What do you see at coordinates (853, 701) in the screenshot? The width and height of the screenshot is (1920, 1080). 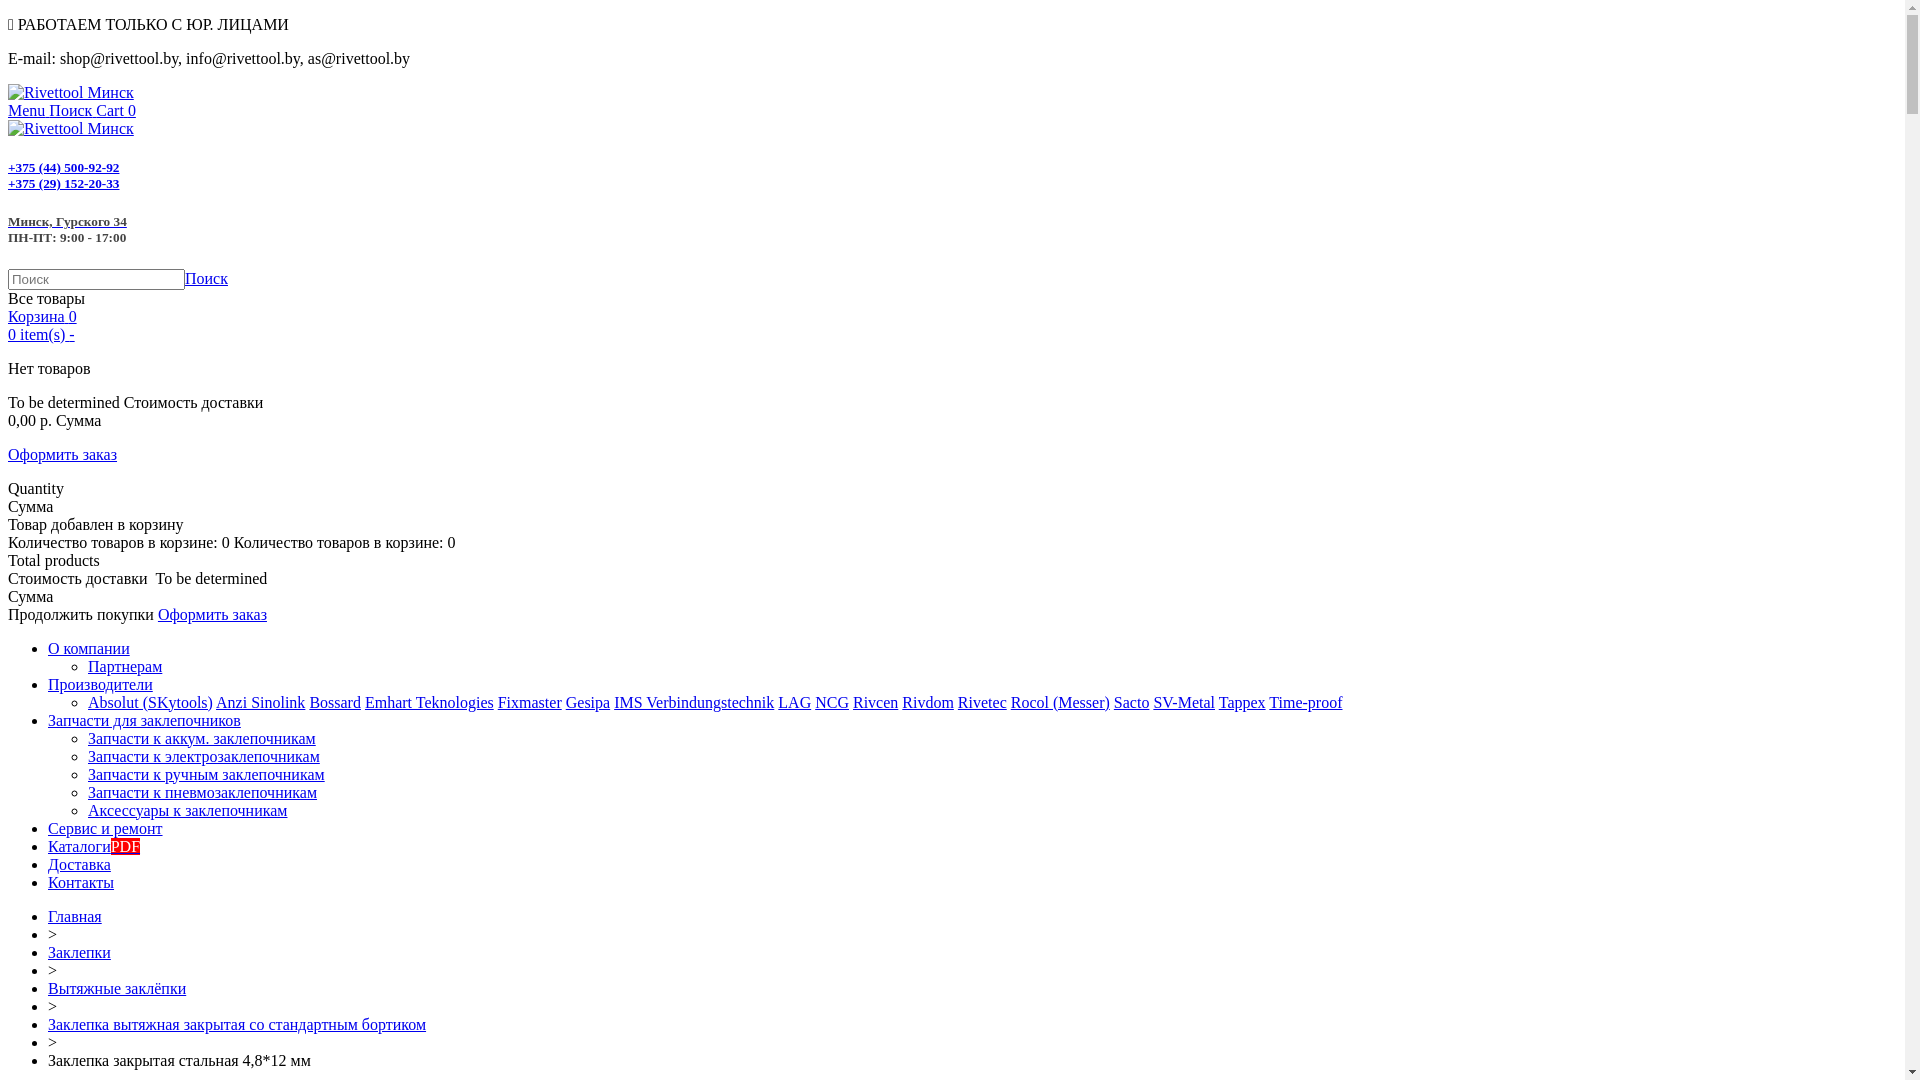 I see `'Rivcen'` at bounding box center [853, 701].